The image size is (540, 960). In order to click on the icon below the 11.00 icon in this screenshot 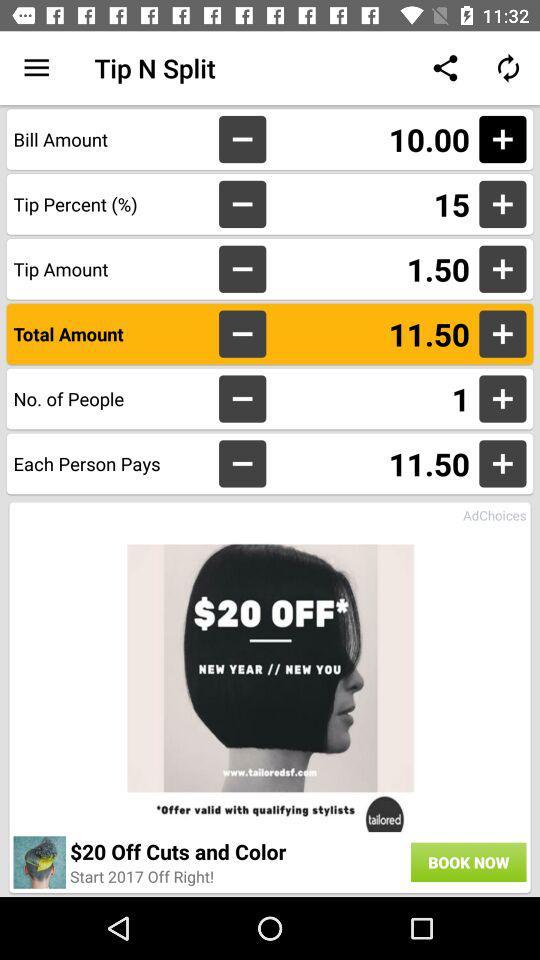, I will do `click(372, 204)`.